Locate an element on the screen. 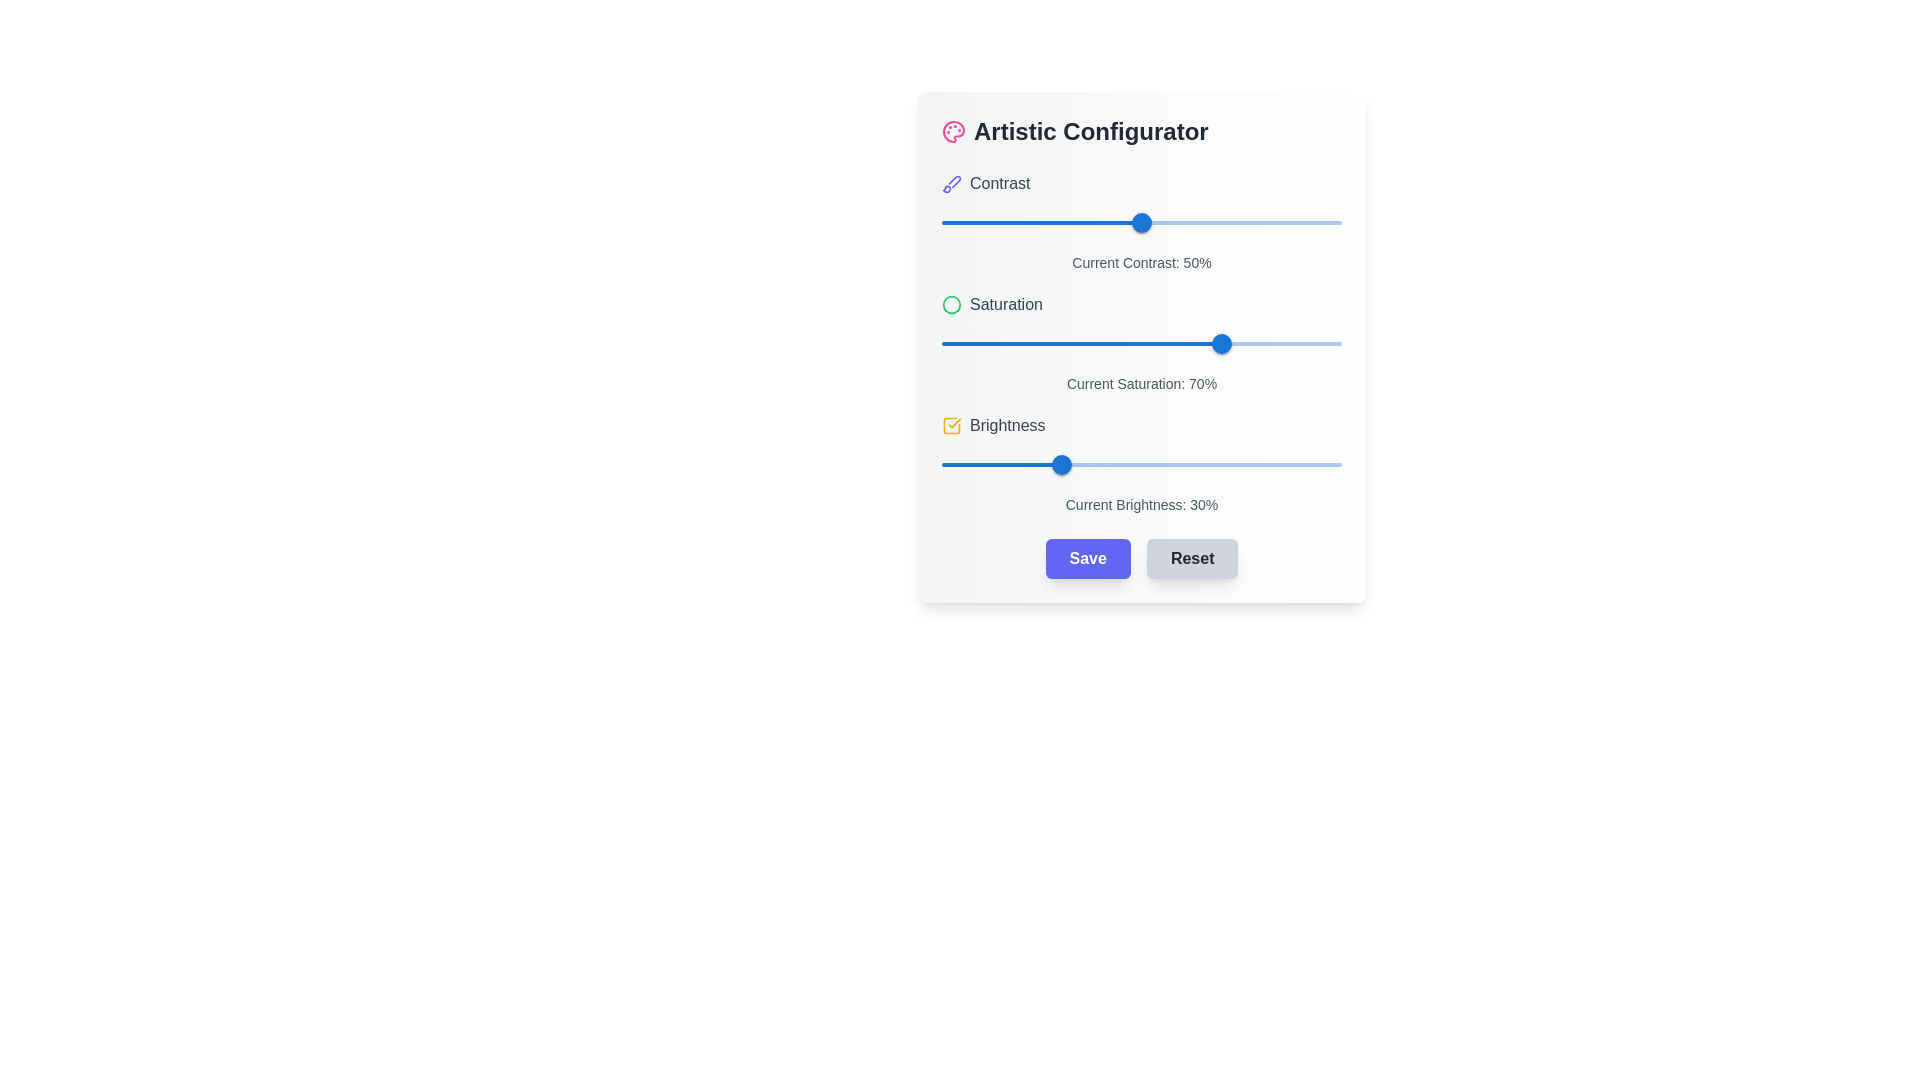  the Icon representing the artistic functionality located at the beginning of the 'Artistic Configurator' header in the configuration panel is located at coordinates (953, 131).